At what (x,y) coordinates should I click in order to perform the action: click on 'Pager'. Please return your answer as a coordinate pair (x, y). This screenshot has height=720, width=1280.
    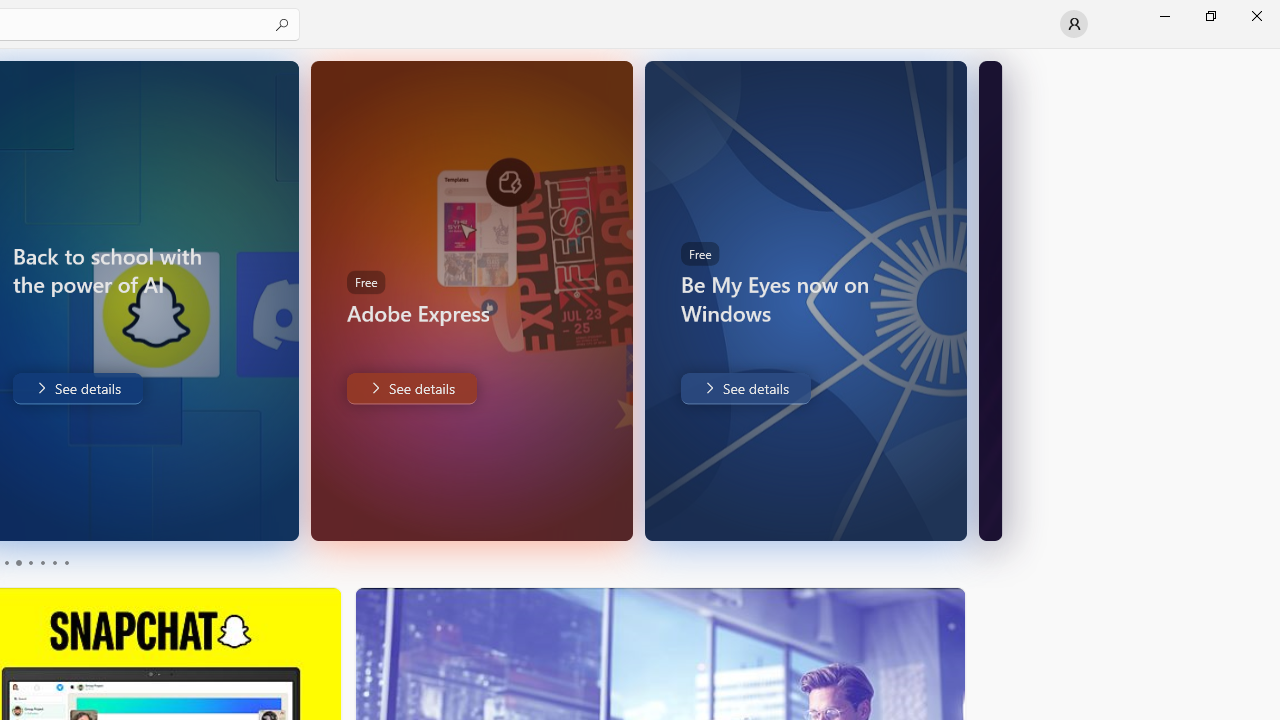
    Looking at the image, I should click on (35, 563).